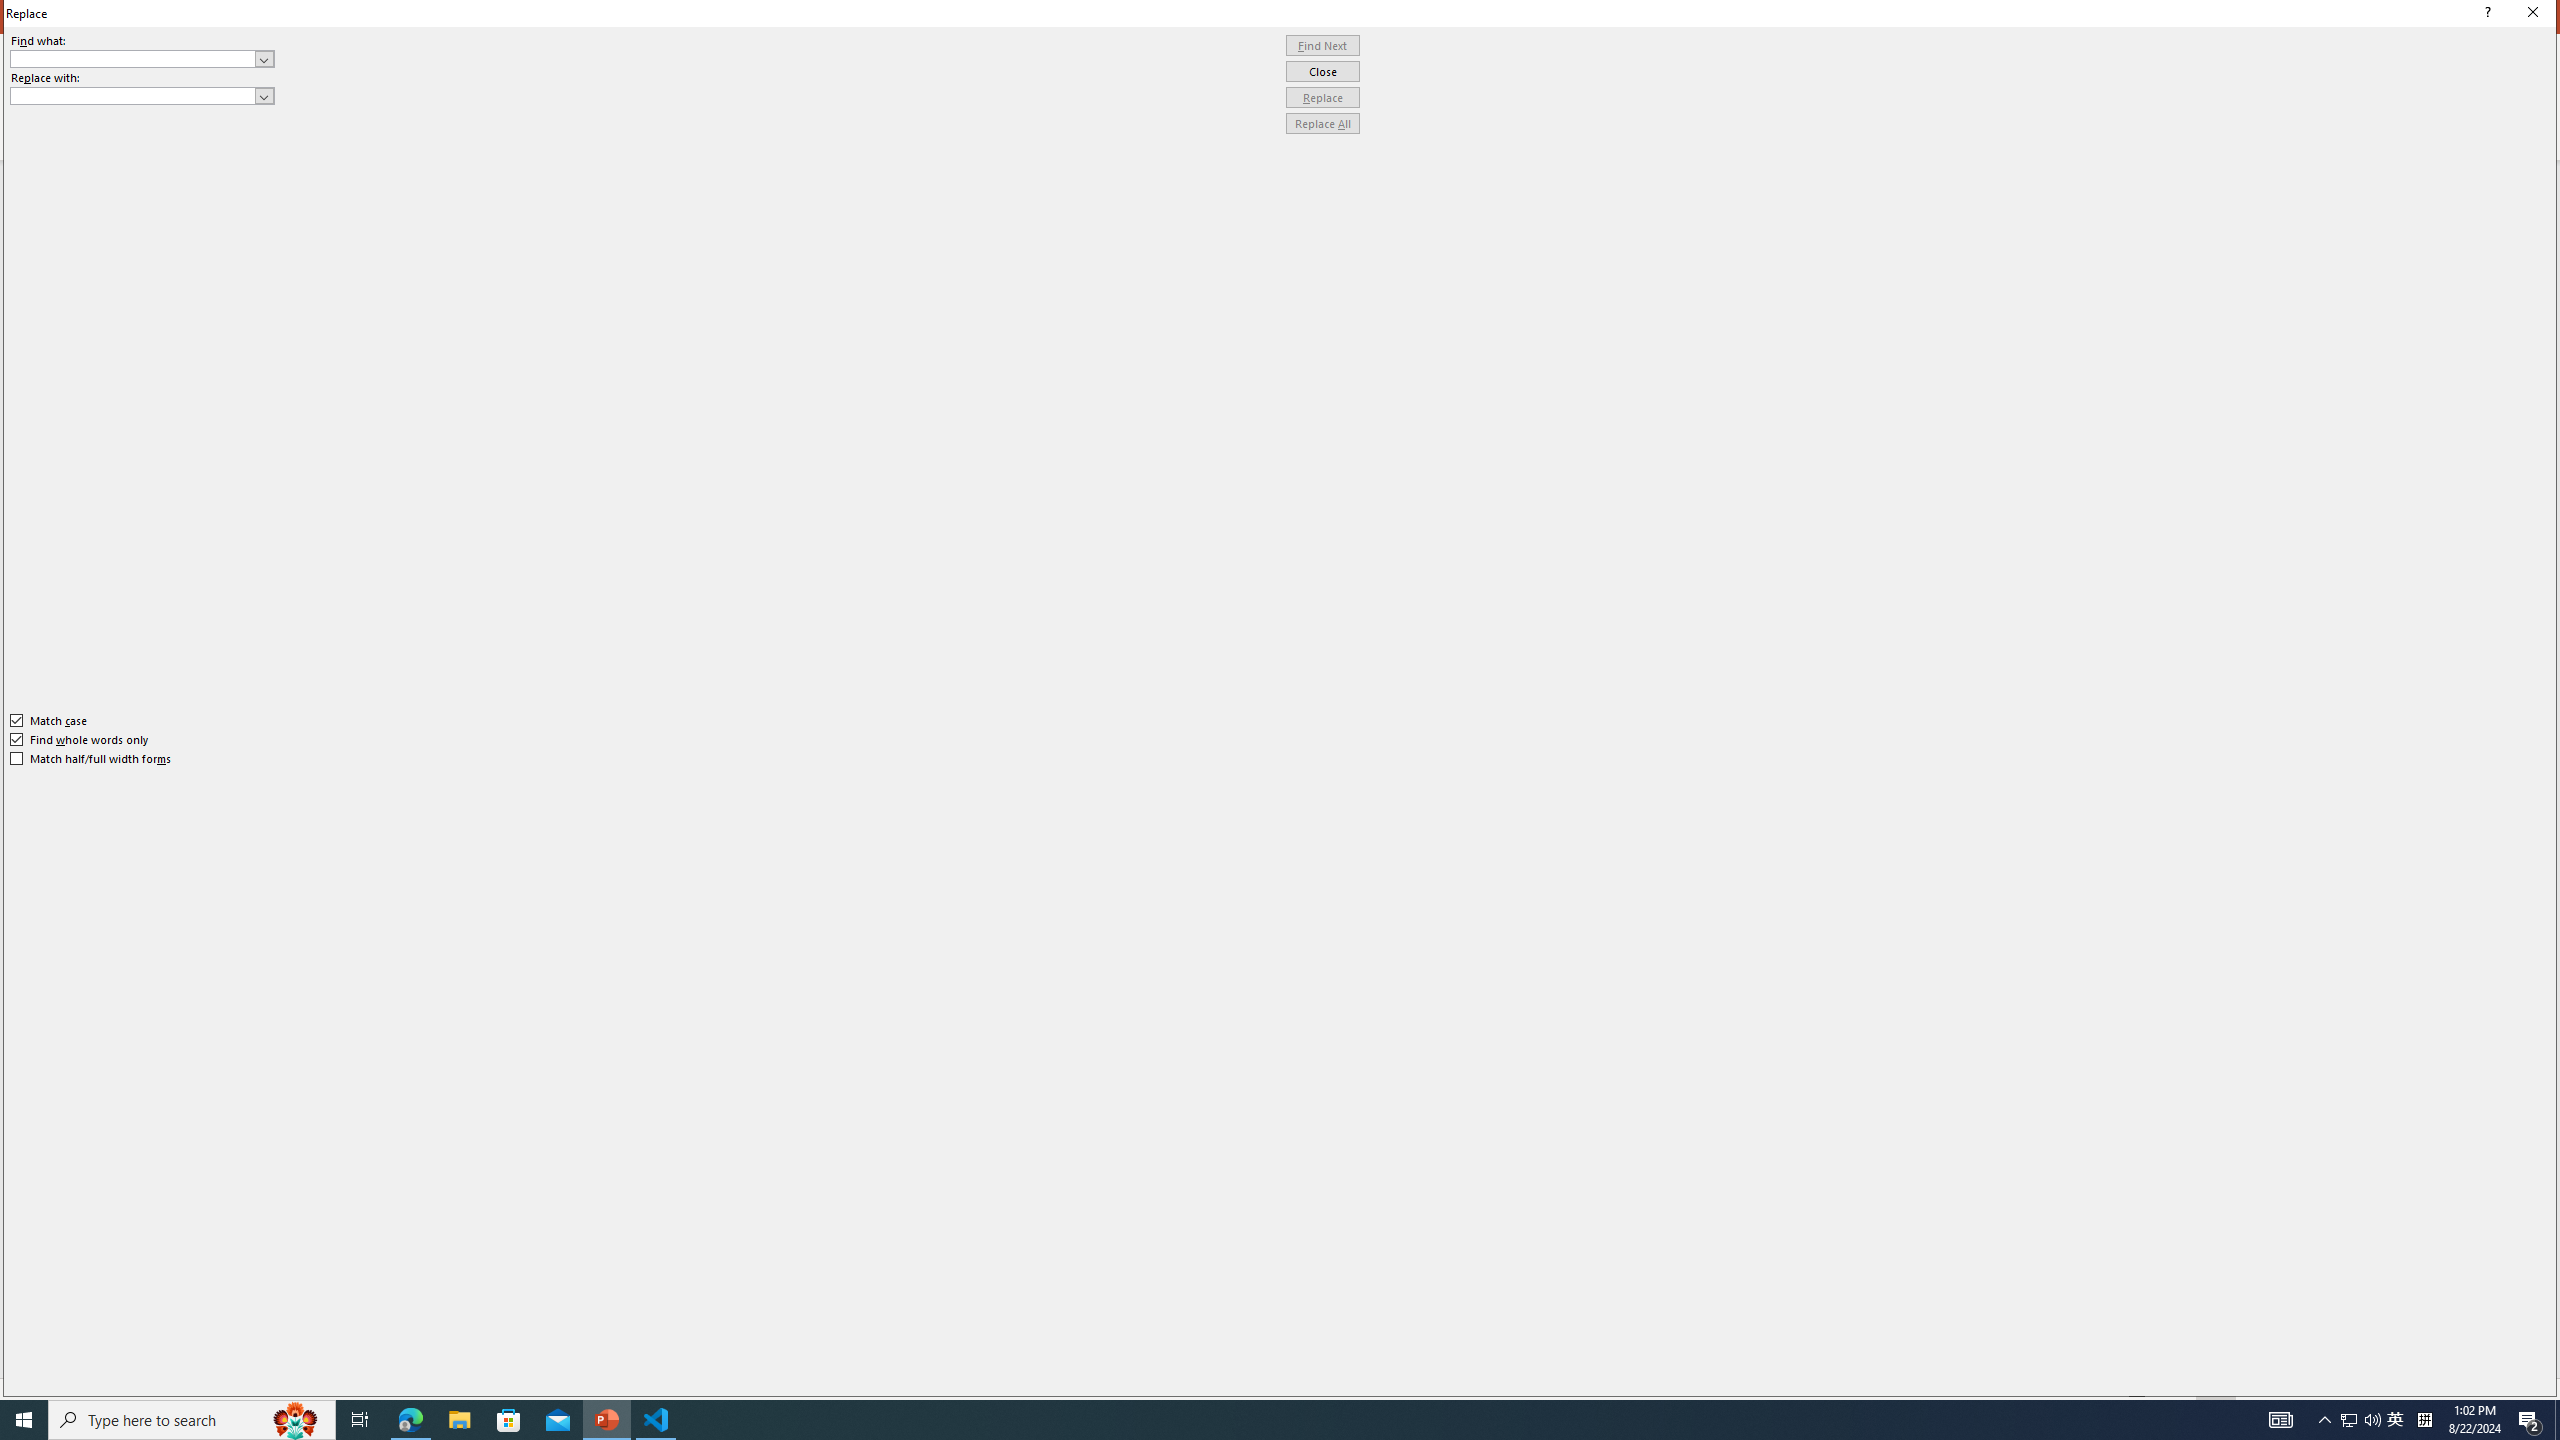  Describe the element at coordinates (133, 95) in the screenshot. I see `'Replace with'` at that location.